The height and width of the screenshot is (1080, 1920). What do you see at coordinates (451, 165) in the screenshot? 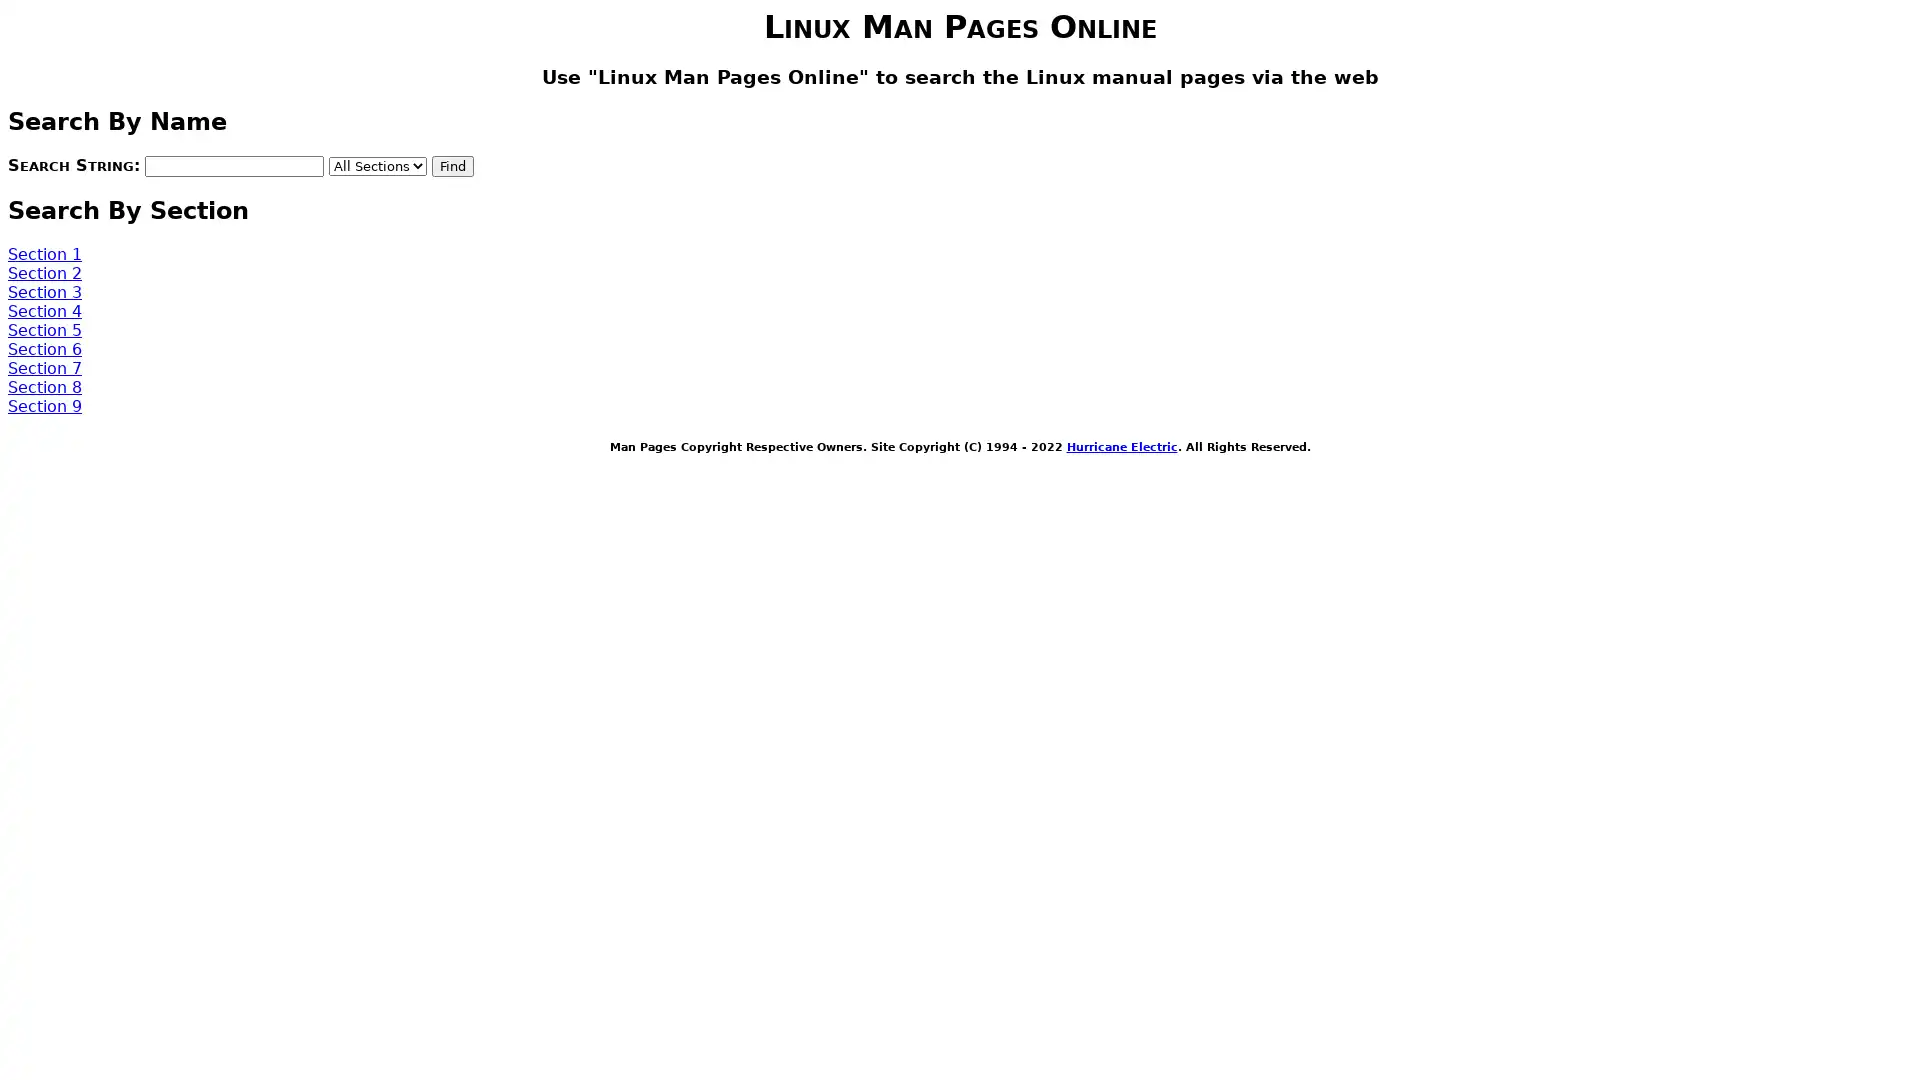
I see `Find` at bounding box center [451, 165].